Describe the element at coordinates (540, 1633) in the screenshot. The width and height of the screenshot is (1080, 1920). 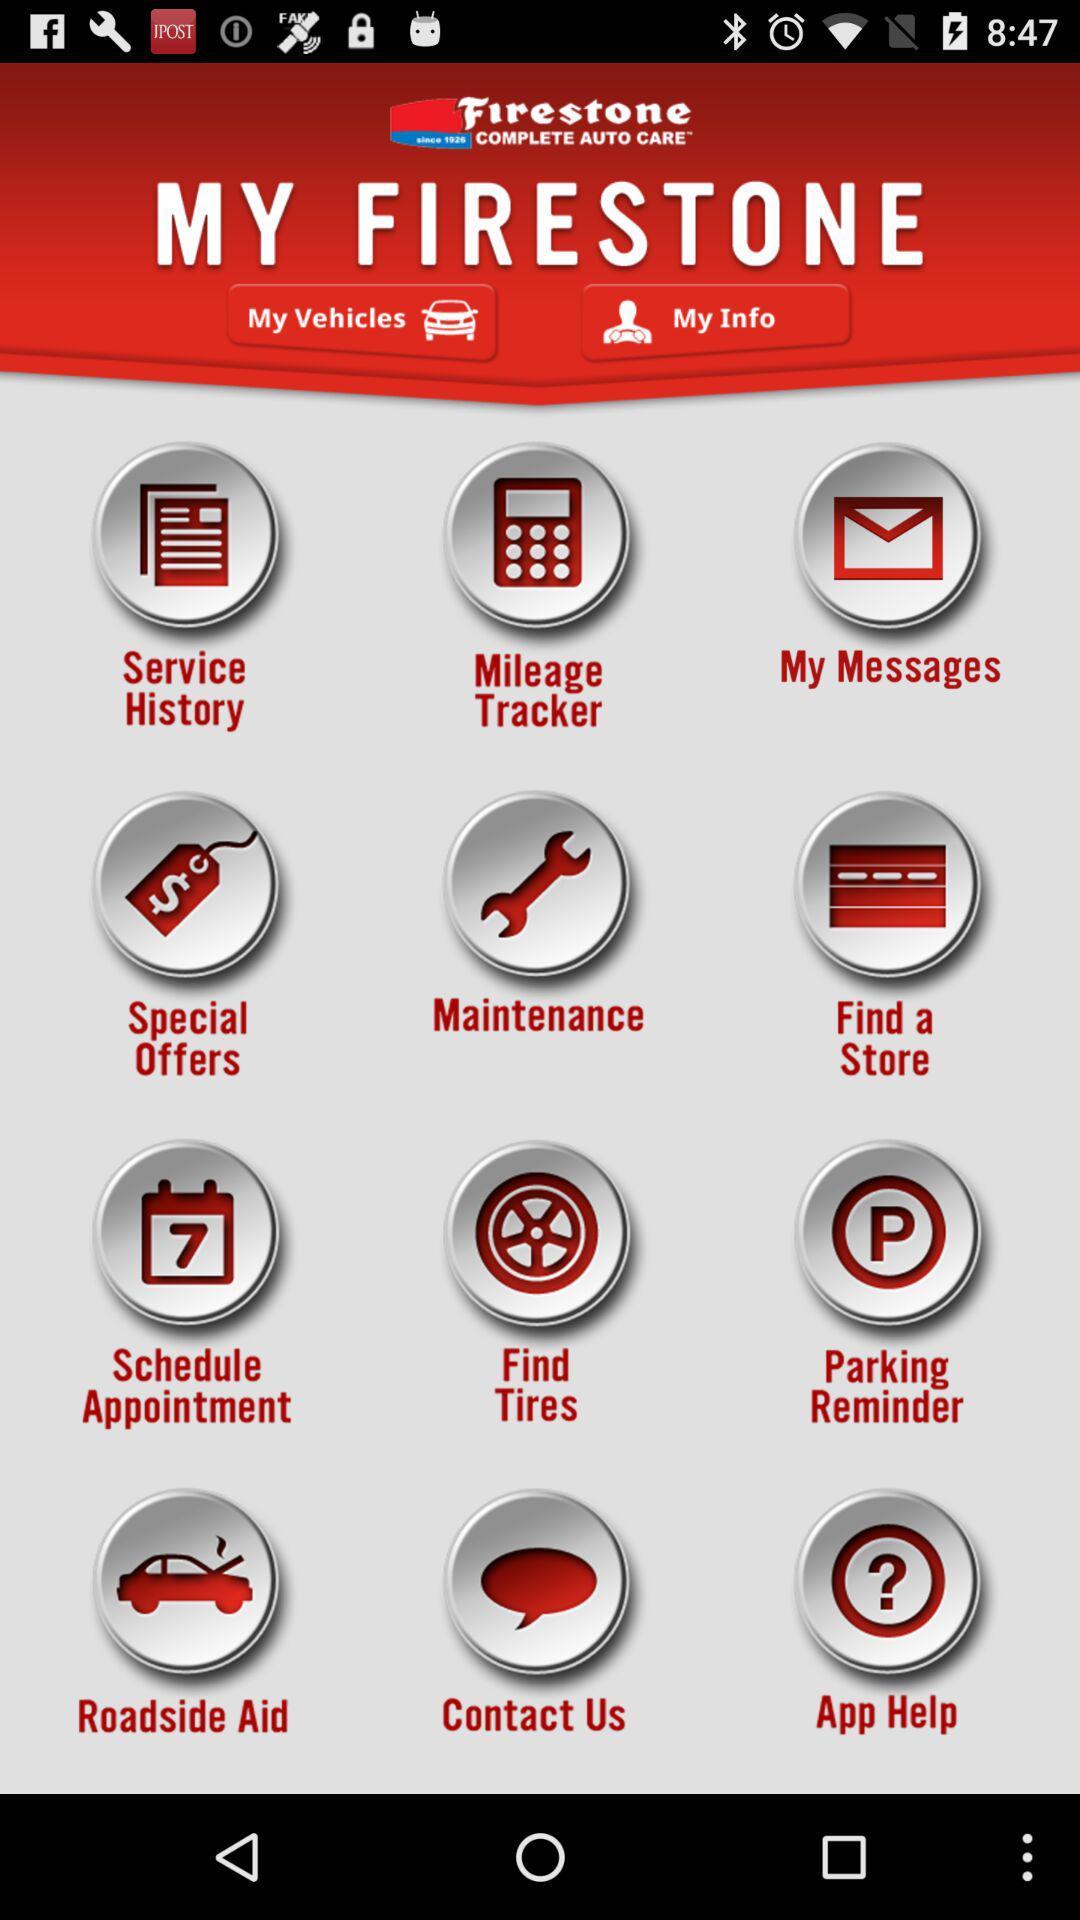
I see `button to contact firestone` at that location.